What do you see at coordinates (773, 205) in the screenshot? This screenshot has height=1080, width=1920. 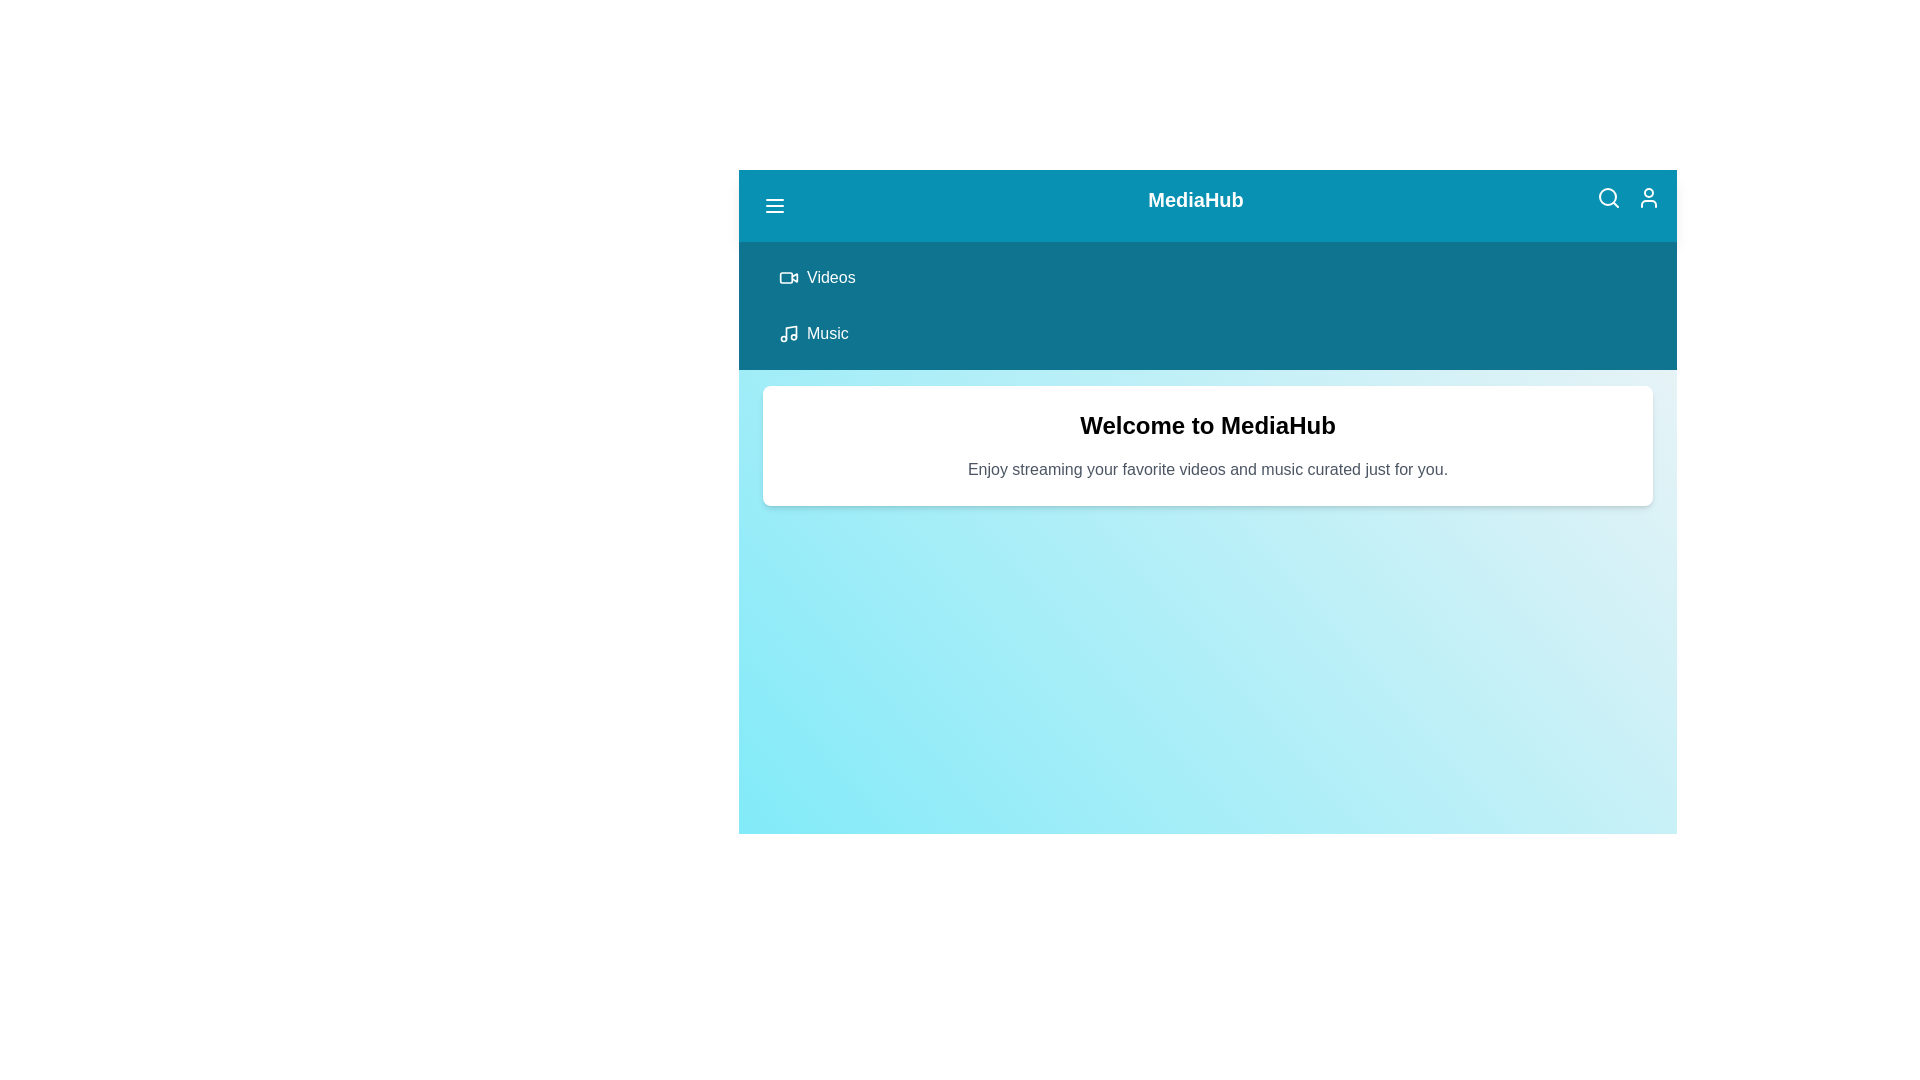 I see `the menu button to toggle the navigation menu` at bounding box center [773, 205].